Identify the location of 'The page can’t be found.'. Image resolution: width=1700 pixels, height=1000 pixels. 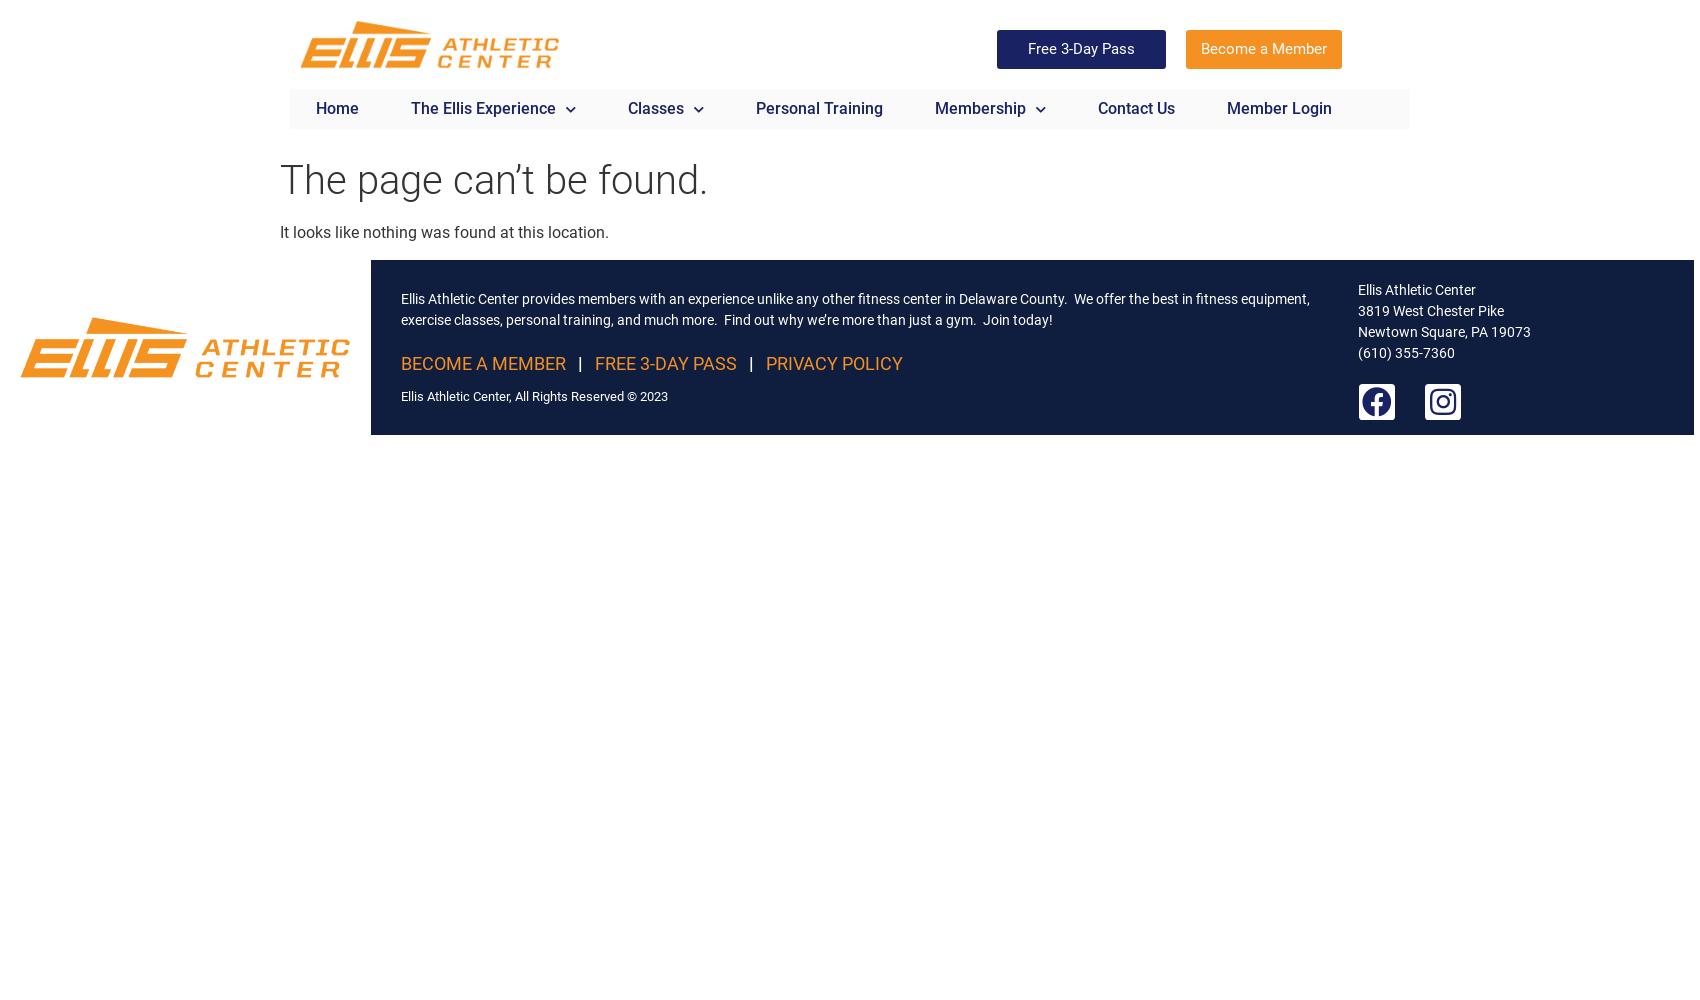
(494, 180).